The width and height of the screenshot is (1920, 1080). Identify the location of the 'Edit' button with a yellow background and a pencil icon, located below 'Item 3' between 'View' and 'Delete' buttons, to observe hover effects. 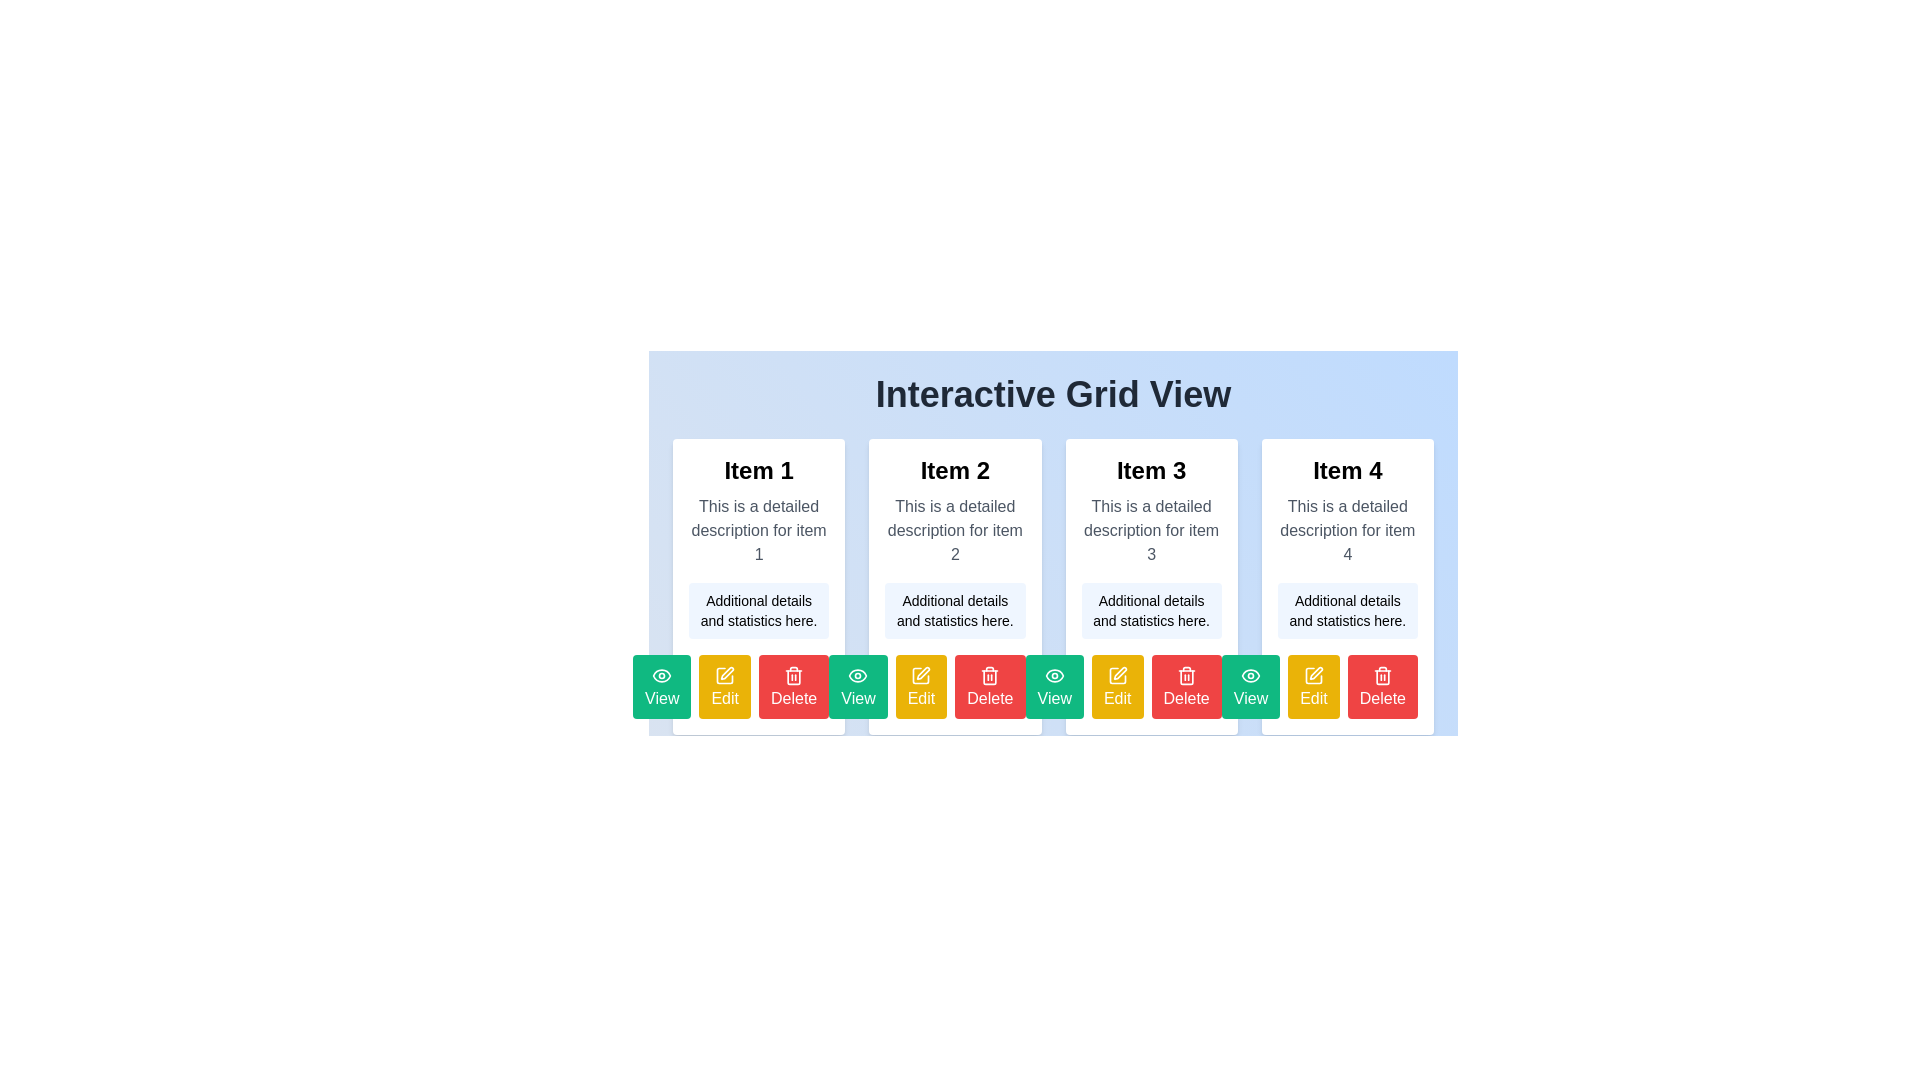
(1116, 685).